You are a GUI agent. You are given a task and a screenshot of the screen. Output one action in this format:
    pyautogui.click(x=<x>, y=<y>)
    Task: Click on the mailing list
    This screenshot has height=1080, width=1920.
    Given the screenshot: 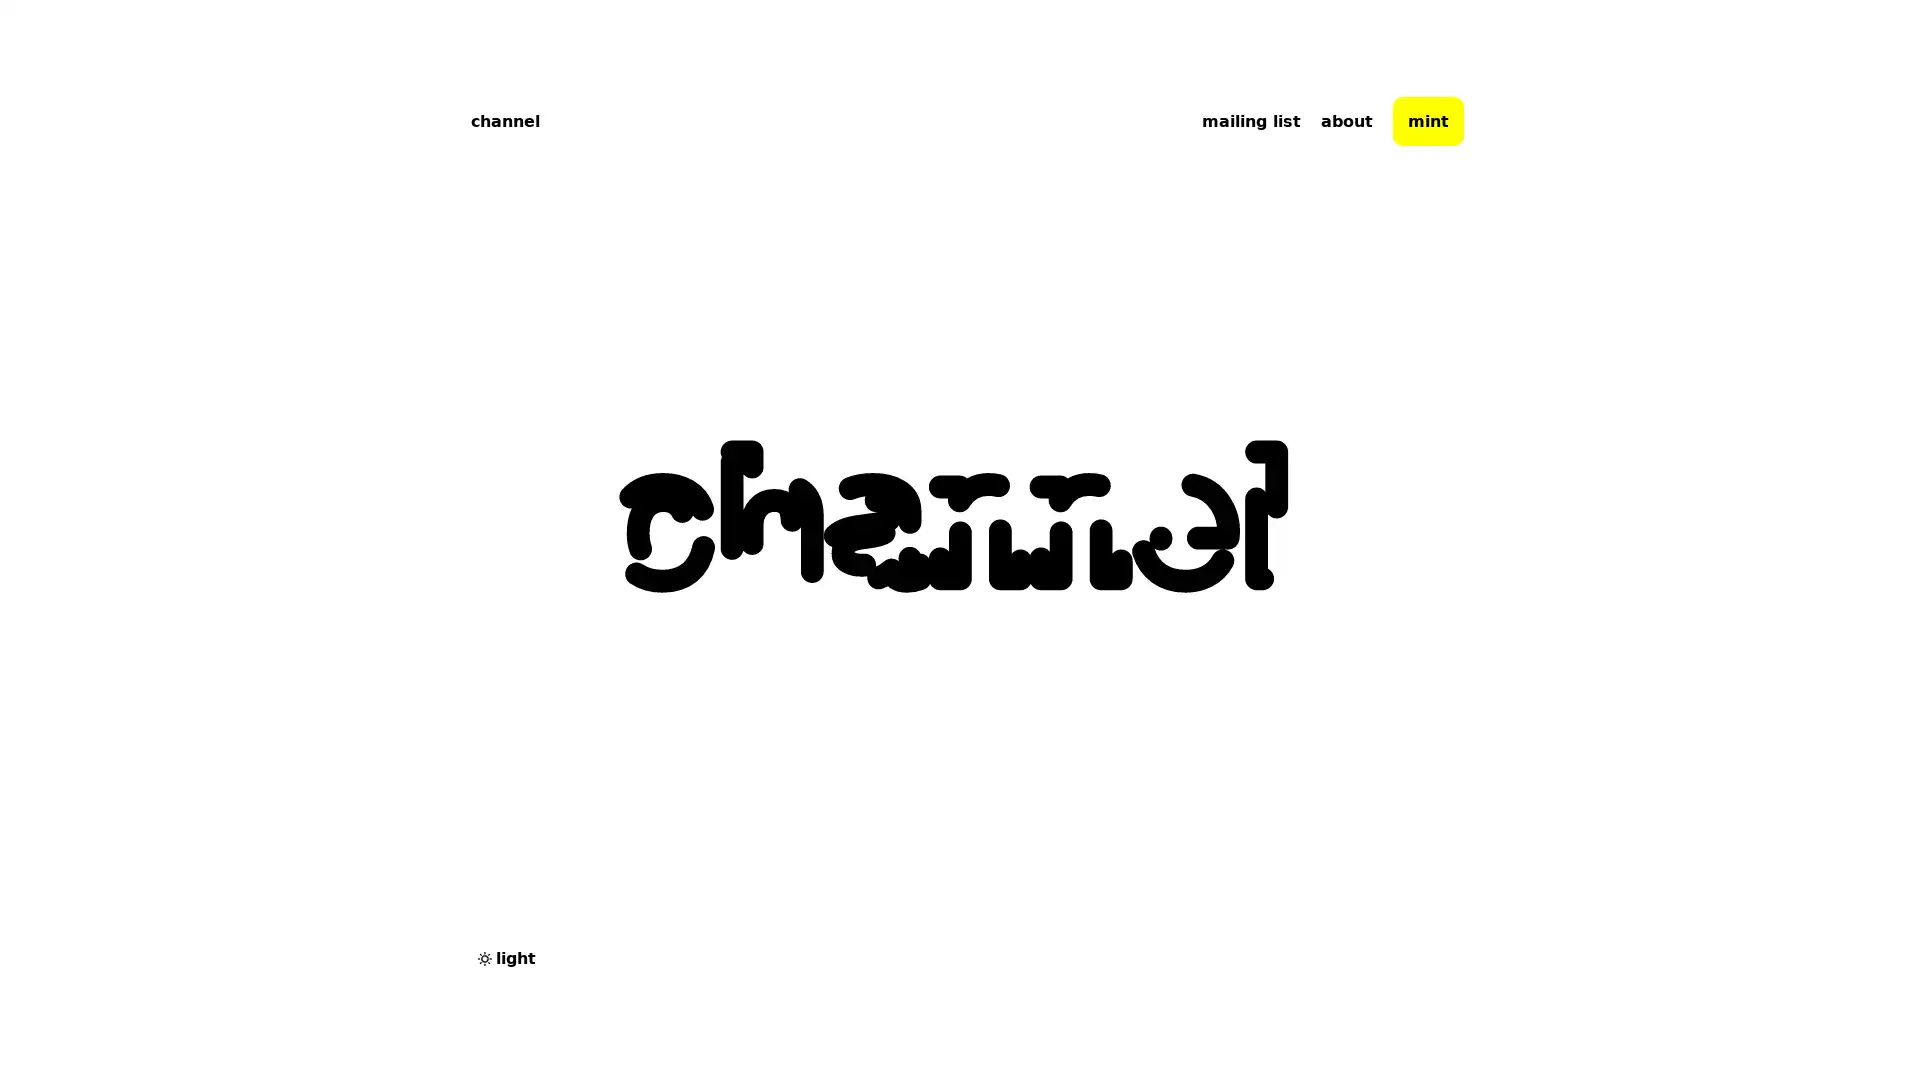 What is the action you would take?
    pyautogui.click(x=1250, y=120)
    